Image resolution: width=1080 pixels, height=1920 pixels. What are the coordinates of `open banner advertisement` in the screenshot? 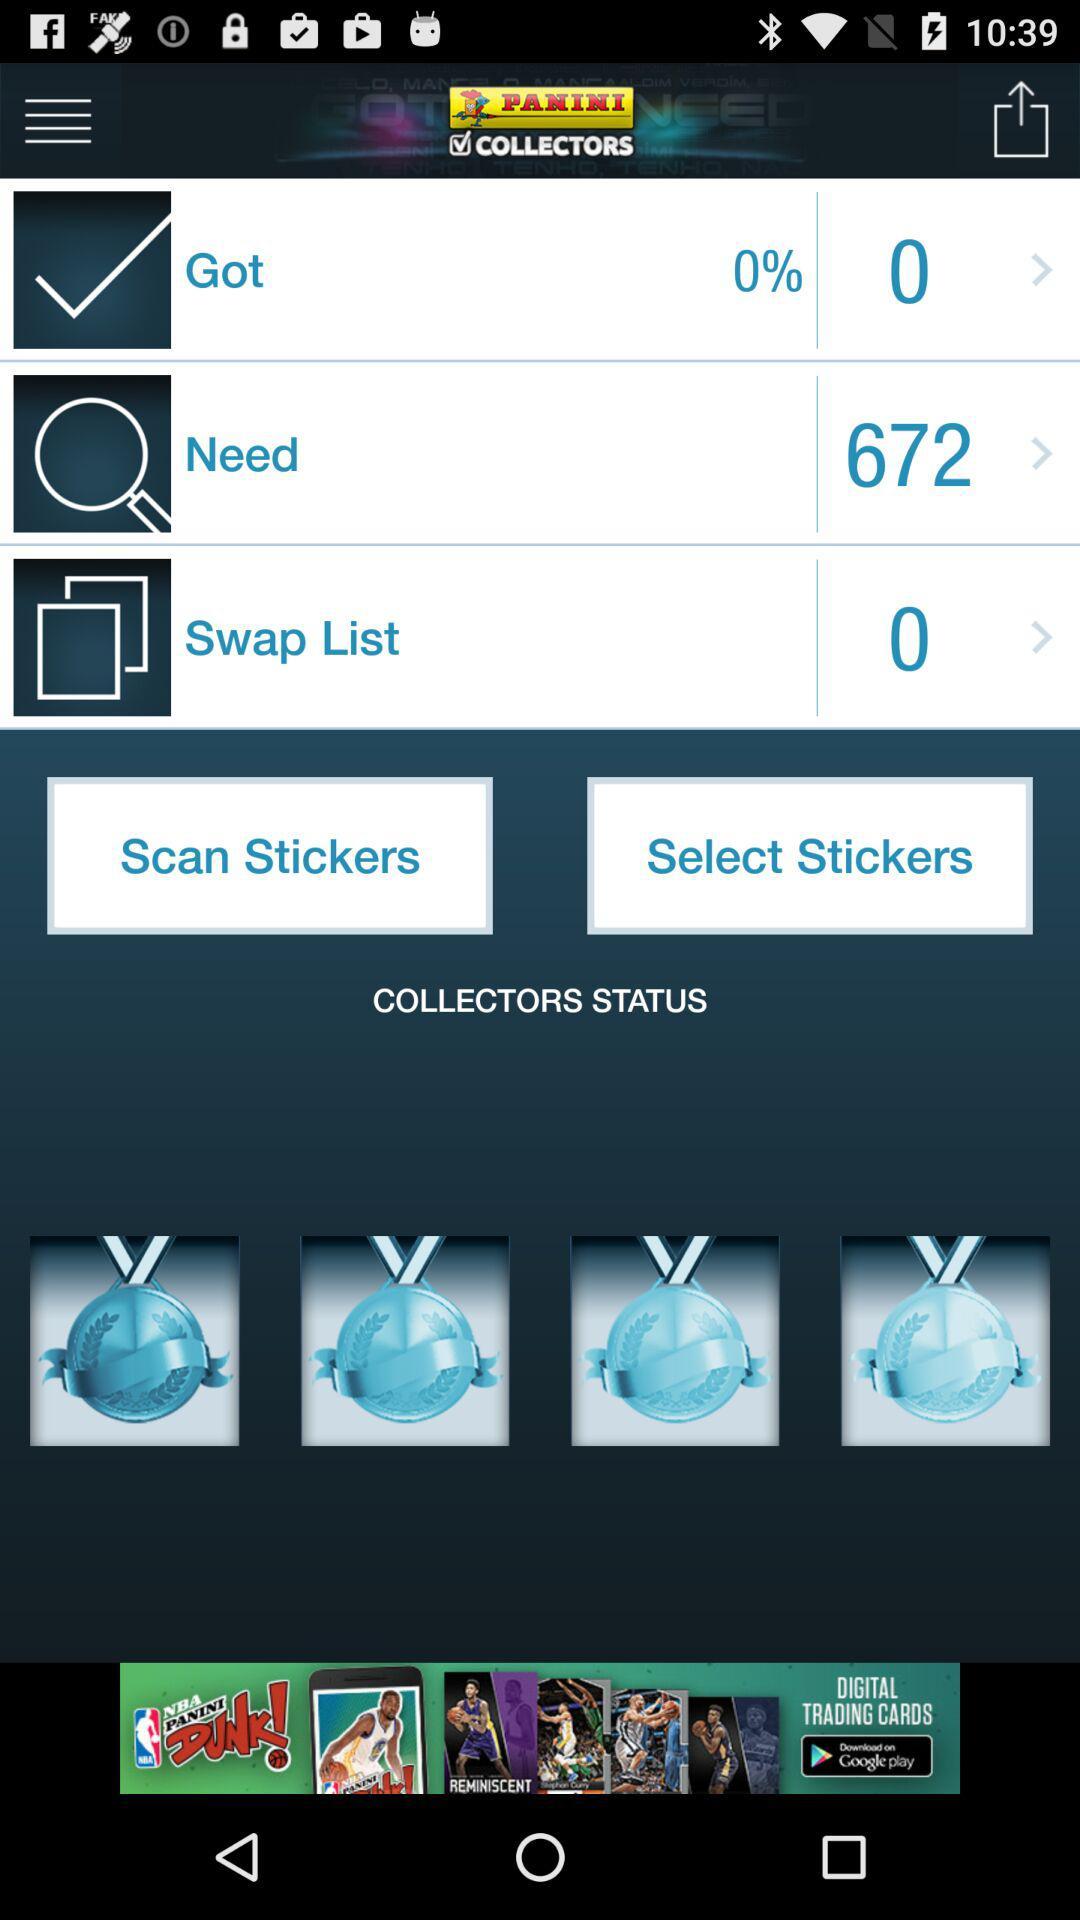 It's located at (540, 1727).